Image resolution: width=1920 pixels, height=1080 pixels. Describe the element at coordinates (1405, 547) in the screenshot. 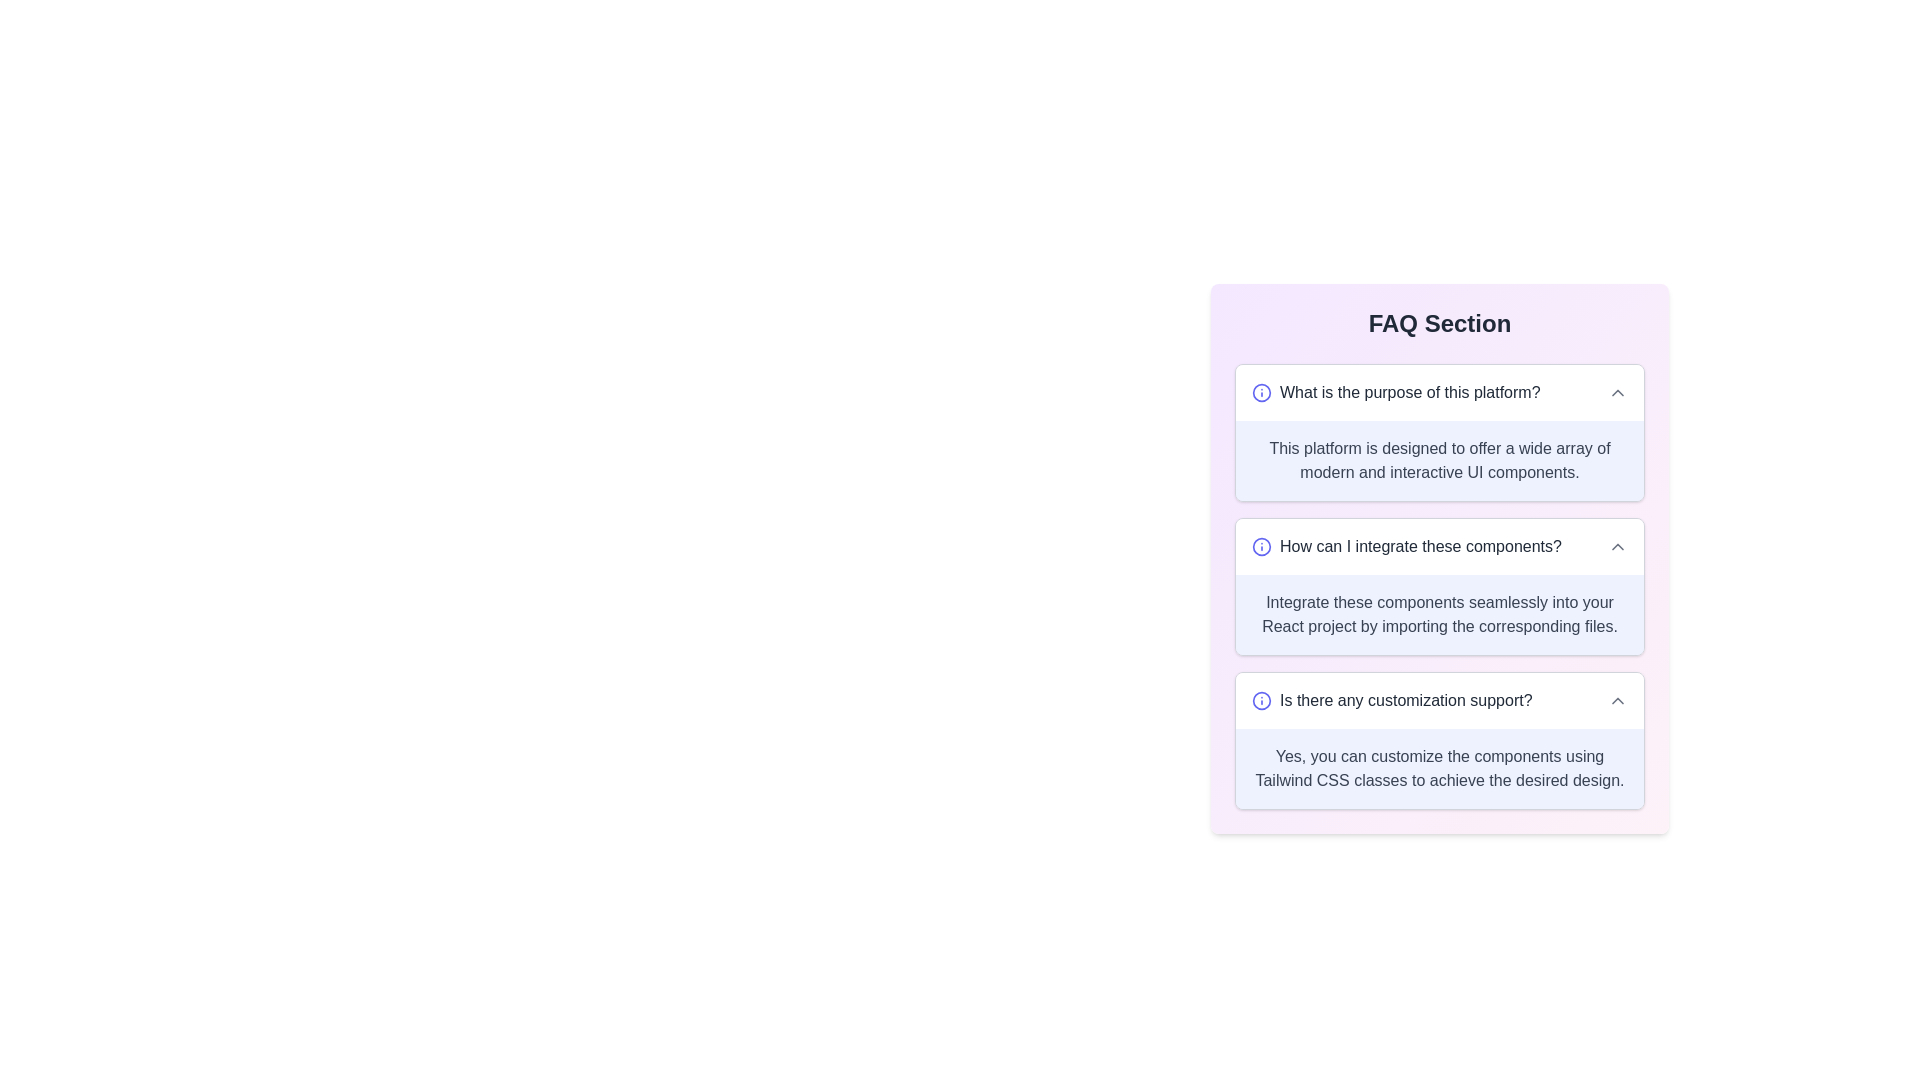

I see `the second question header in the FAQ section, which is a text element with an associated icon that expands or collapses additional information` at that location.